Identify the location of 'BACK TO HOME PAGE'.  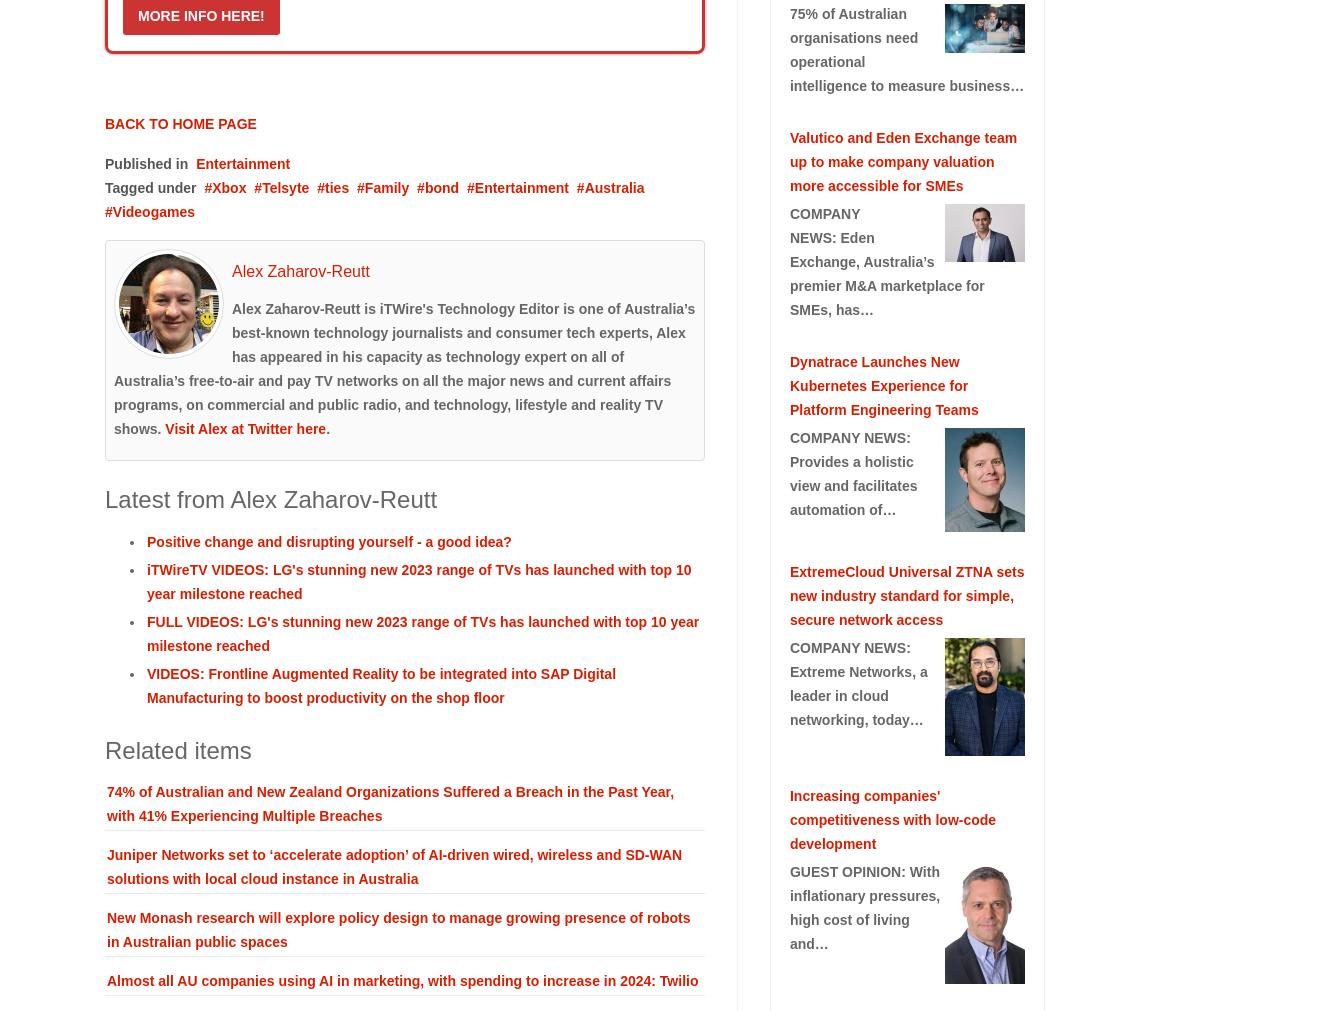
(104, 123).